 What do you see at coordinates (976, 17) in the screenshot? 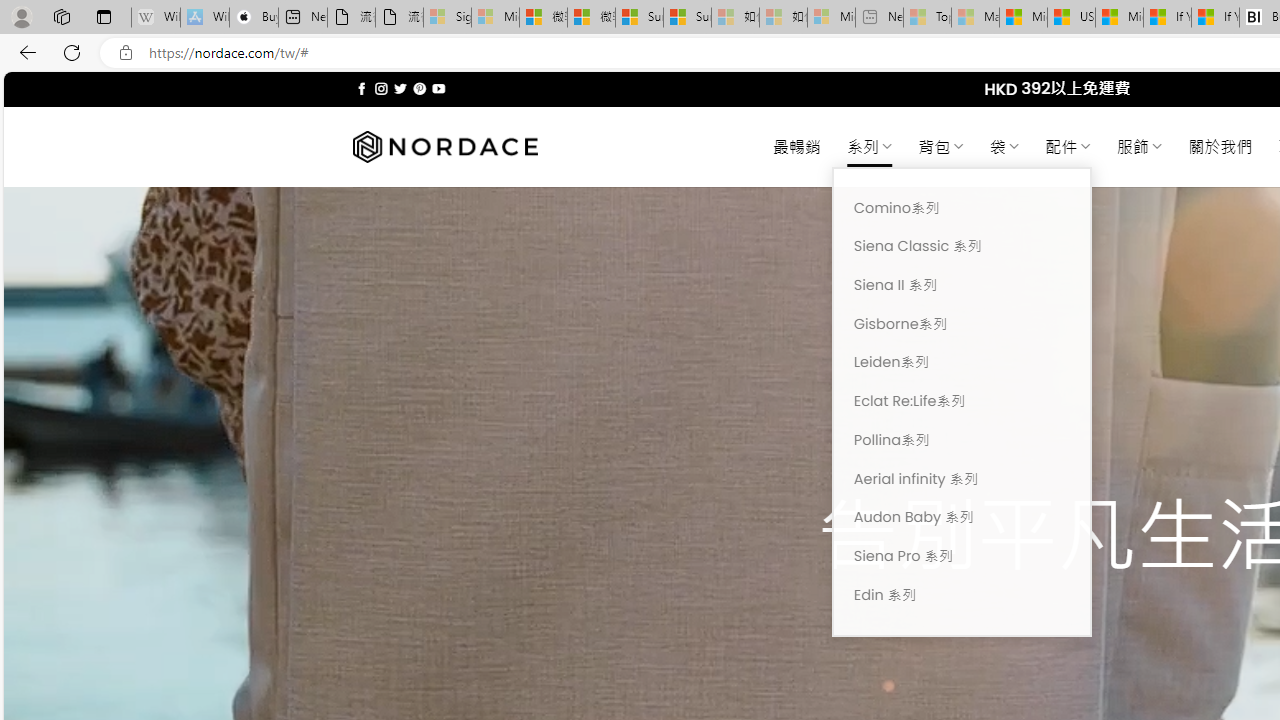
I see `'Marine life - MSN - Sleeping'` at bounding box center [976, 17].